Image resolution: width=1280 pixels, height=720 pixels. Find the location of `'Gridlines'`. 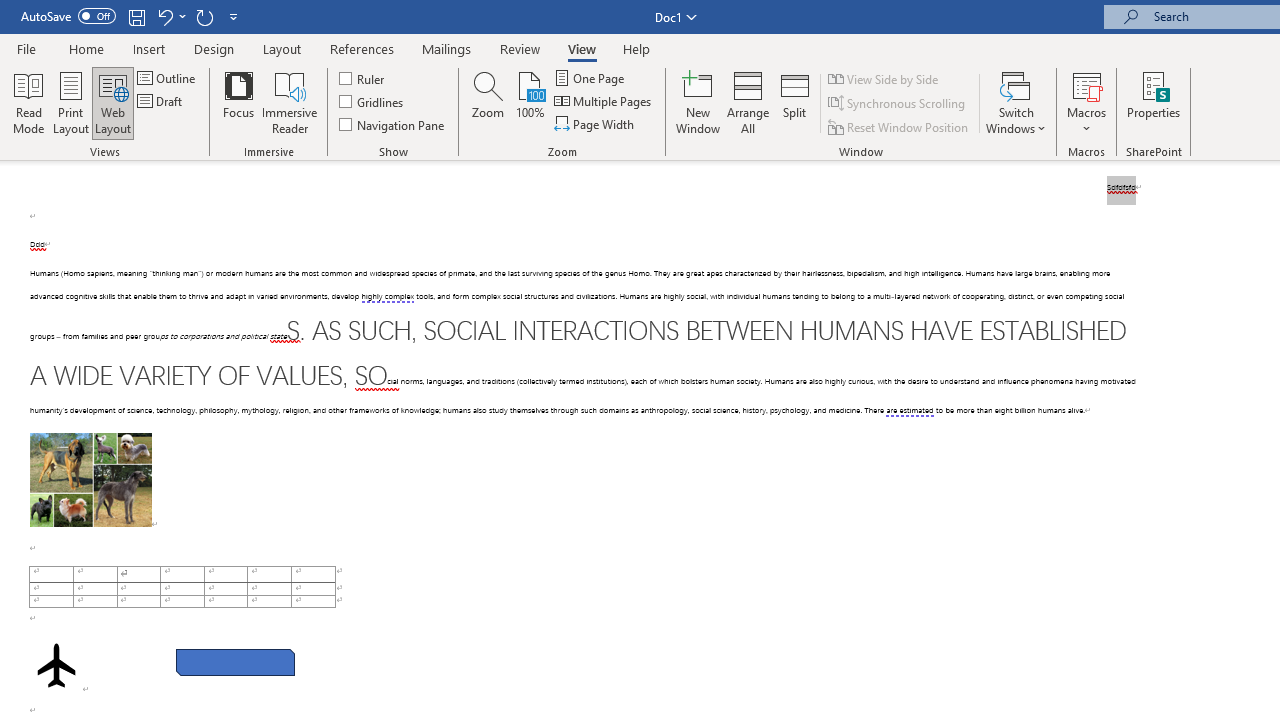

'Gridlines' is located at coordinates (372, 101).